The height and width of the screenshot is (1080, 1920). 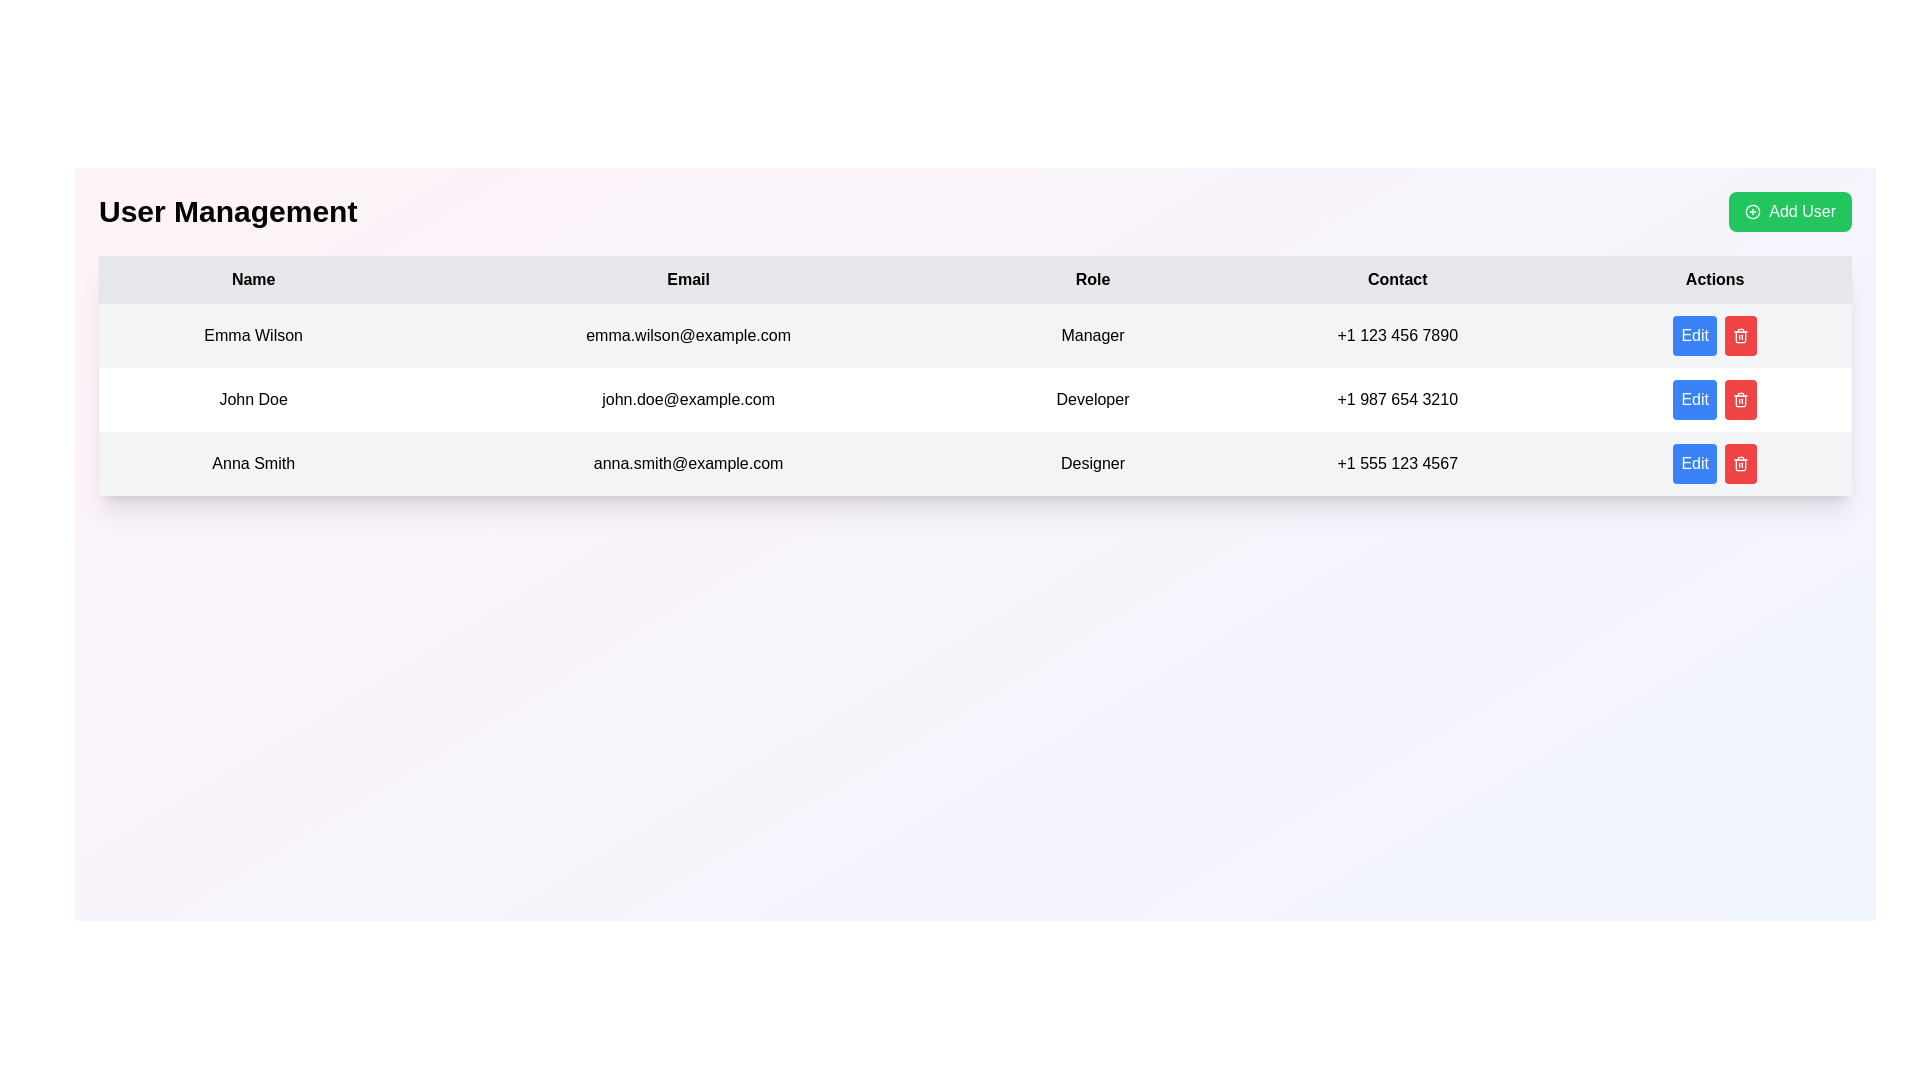 I want to click on the Text Label in the 'Role' column of the first row, which indicates the role of the person in the table, aligned with 'Emma Wilson' and 'emma.wilson@example.com', so click(x=1092, y=334).